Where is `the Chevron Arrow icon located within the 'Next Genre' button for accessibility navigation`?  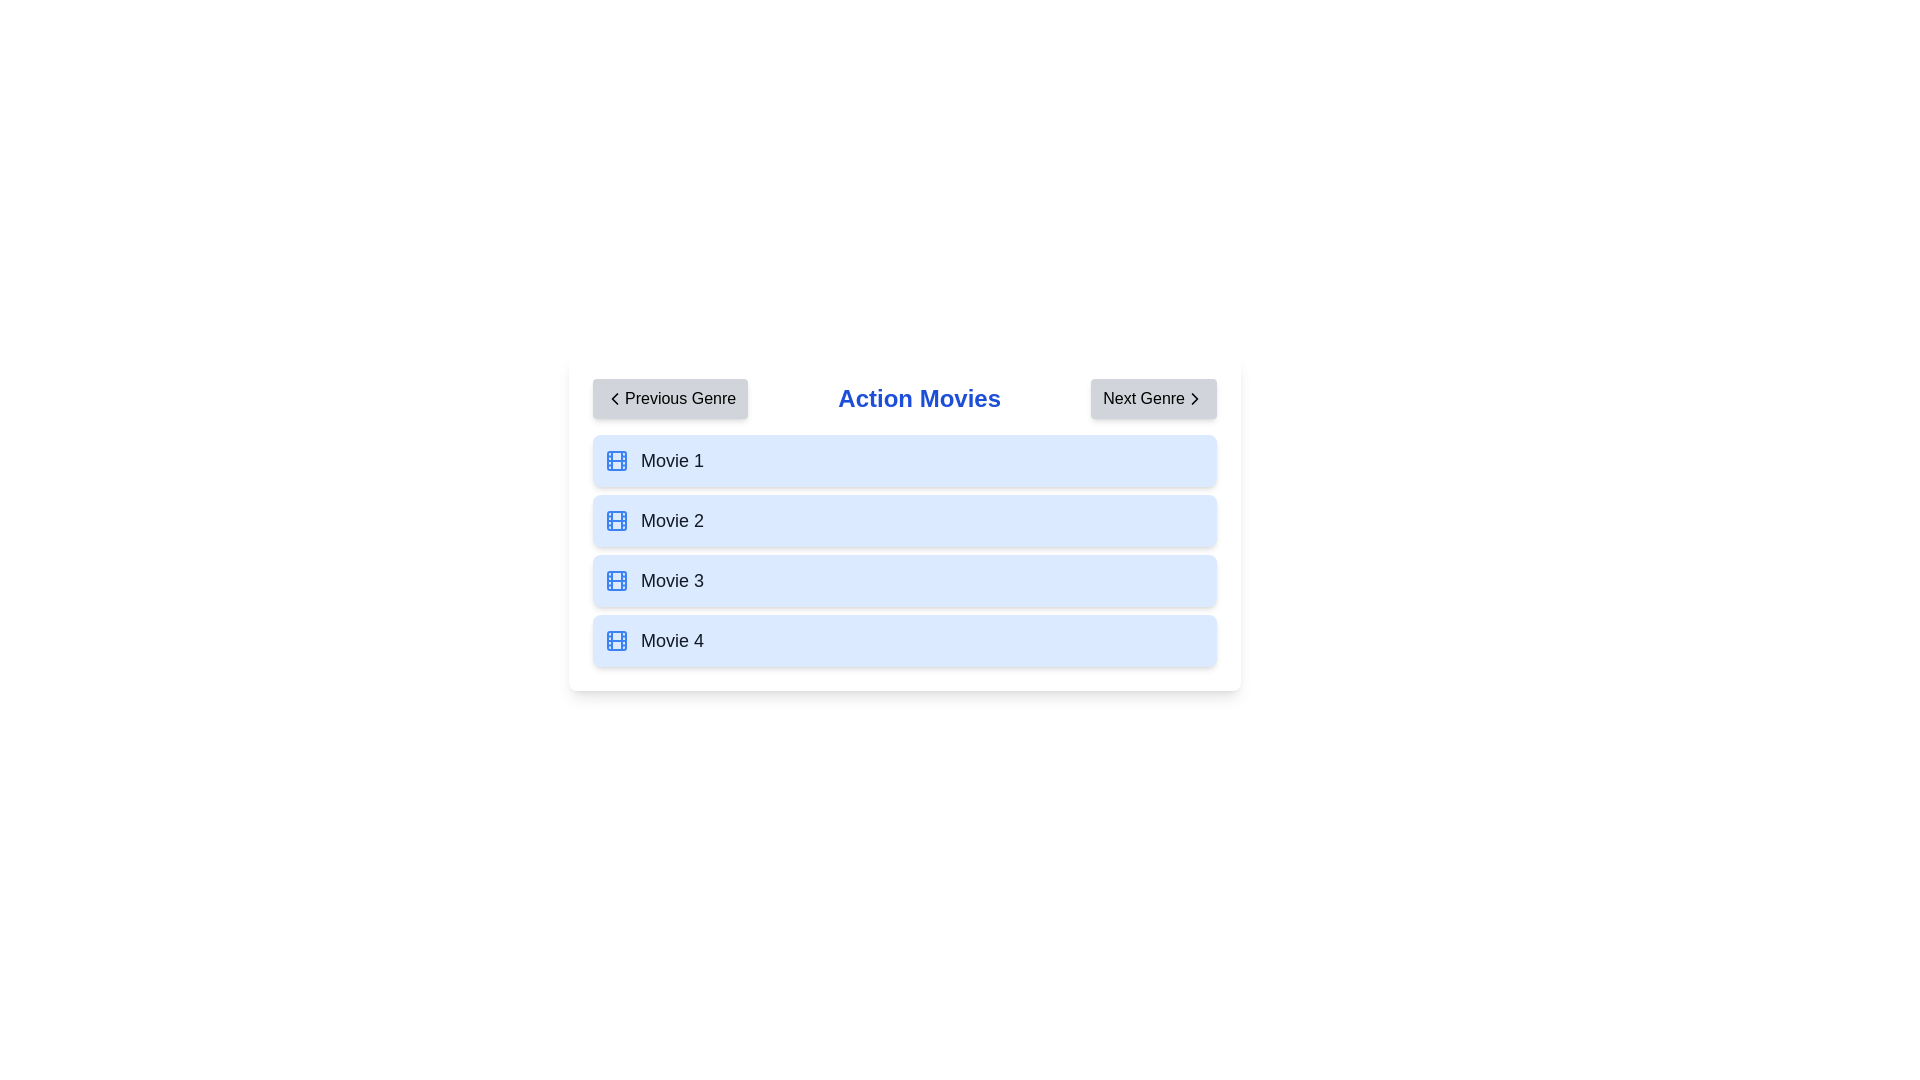
the Chevron Arrow icon located within the 'Next Genre' button for accessibility navigation is located at coordinates (1195, 398).